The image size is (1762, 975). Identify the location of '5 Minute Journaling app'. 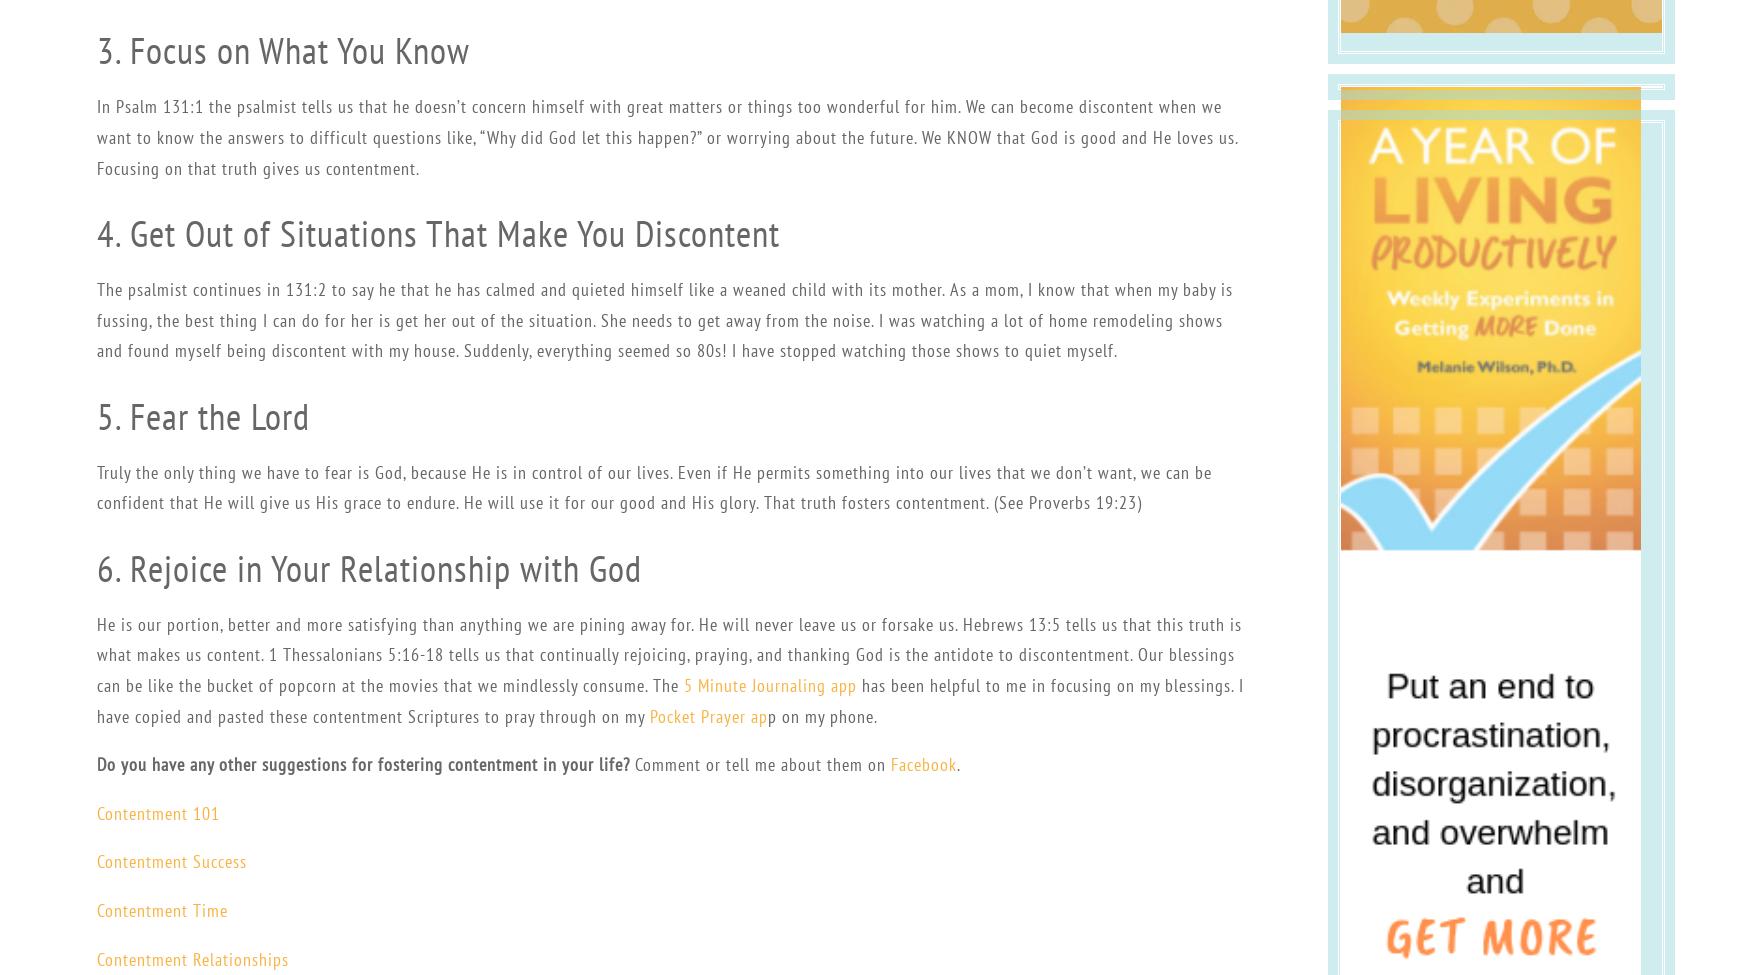
(765, 683).